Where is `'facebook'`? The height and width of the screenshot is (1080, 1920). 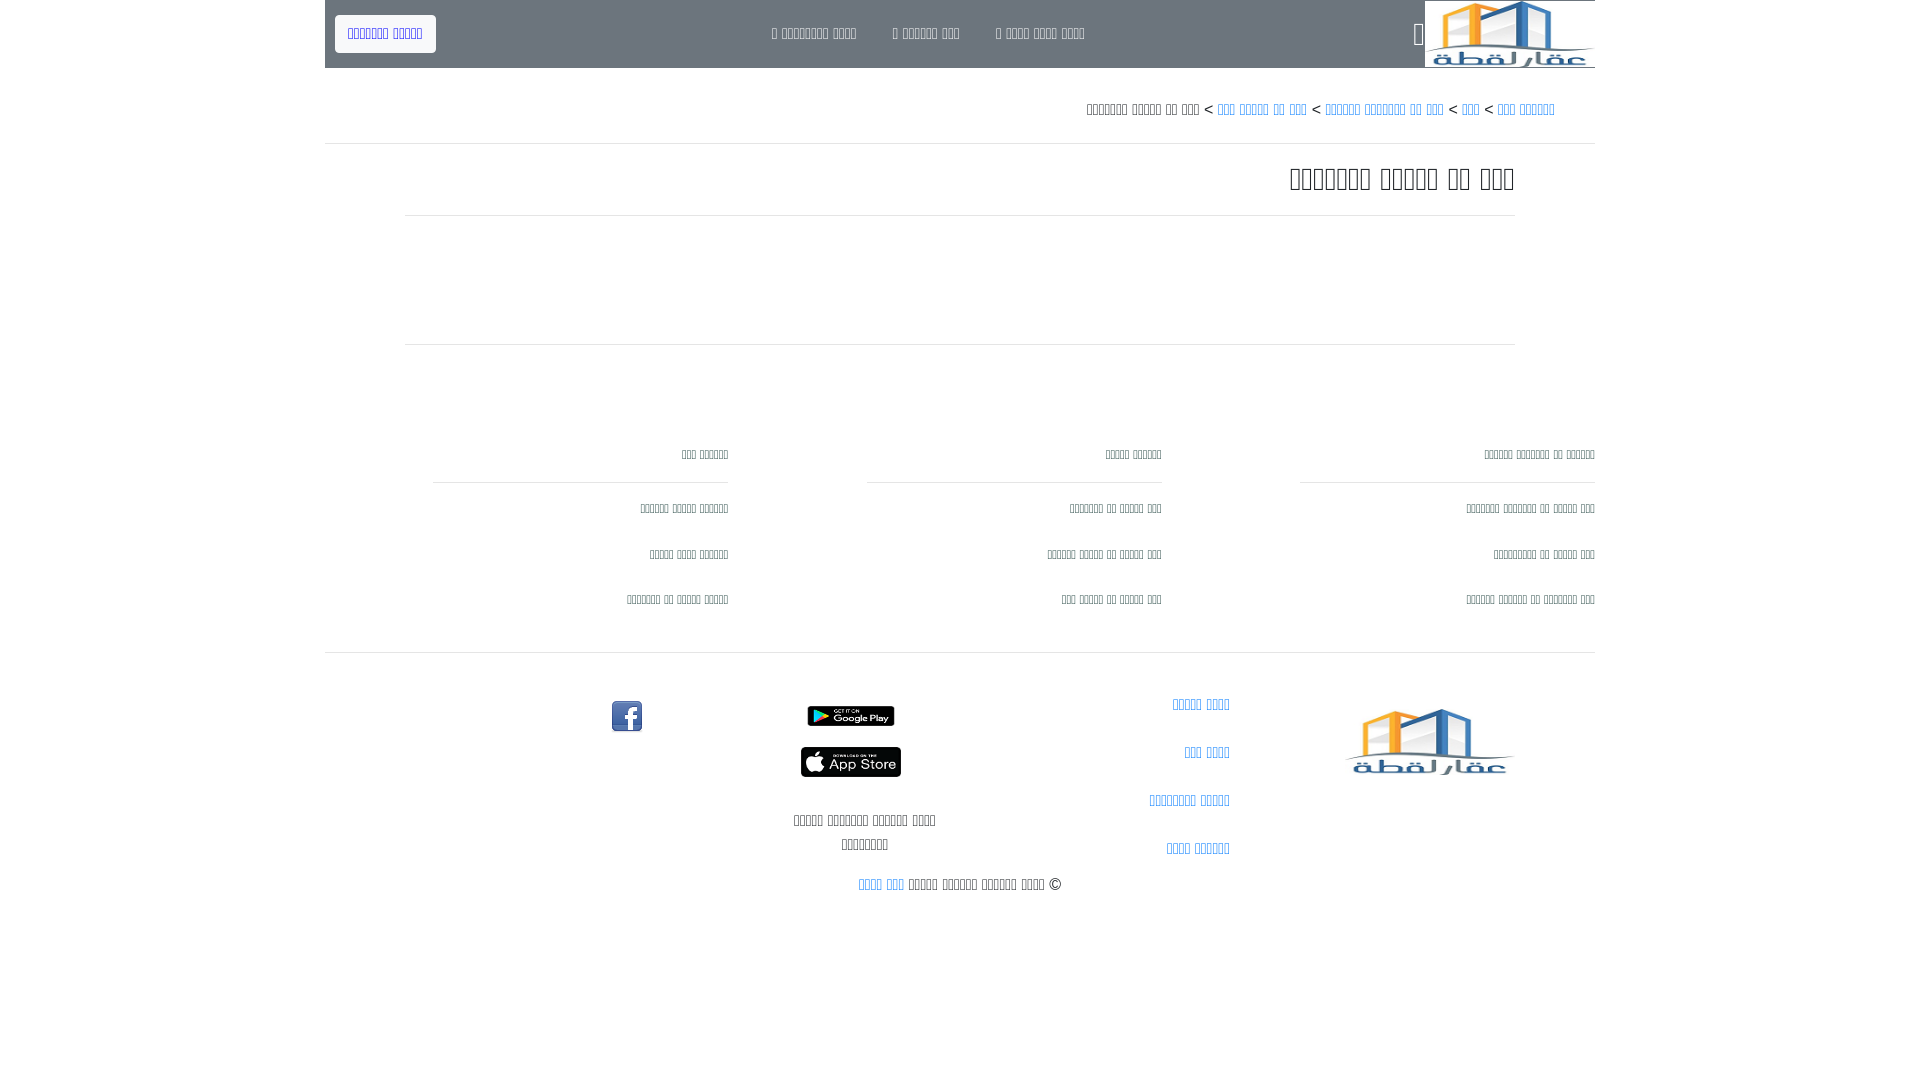 'facebook' is located at coordinates (626, 716).